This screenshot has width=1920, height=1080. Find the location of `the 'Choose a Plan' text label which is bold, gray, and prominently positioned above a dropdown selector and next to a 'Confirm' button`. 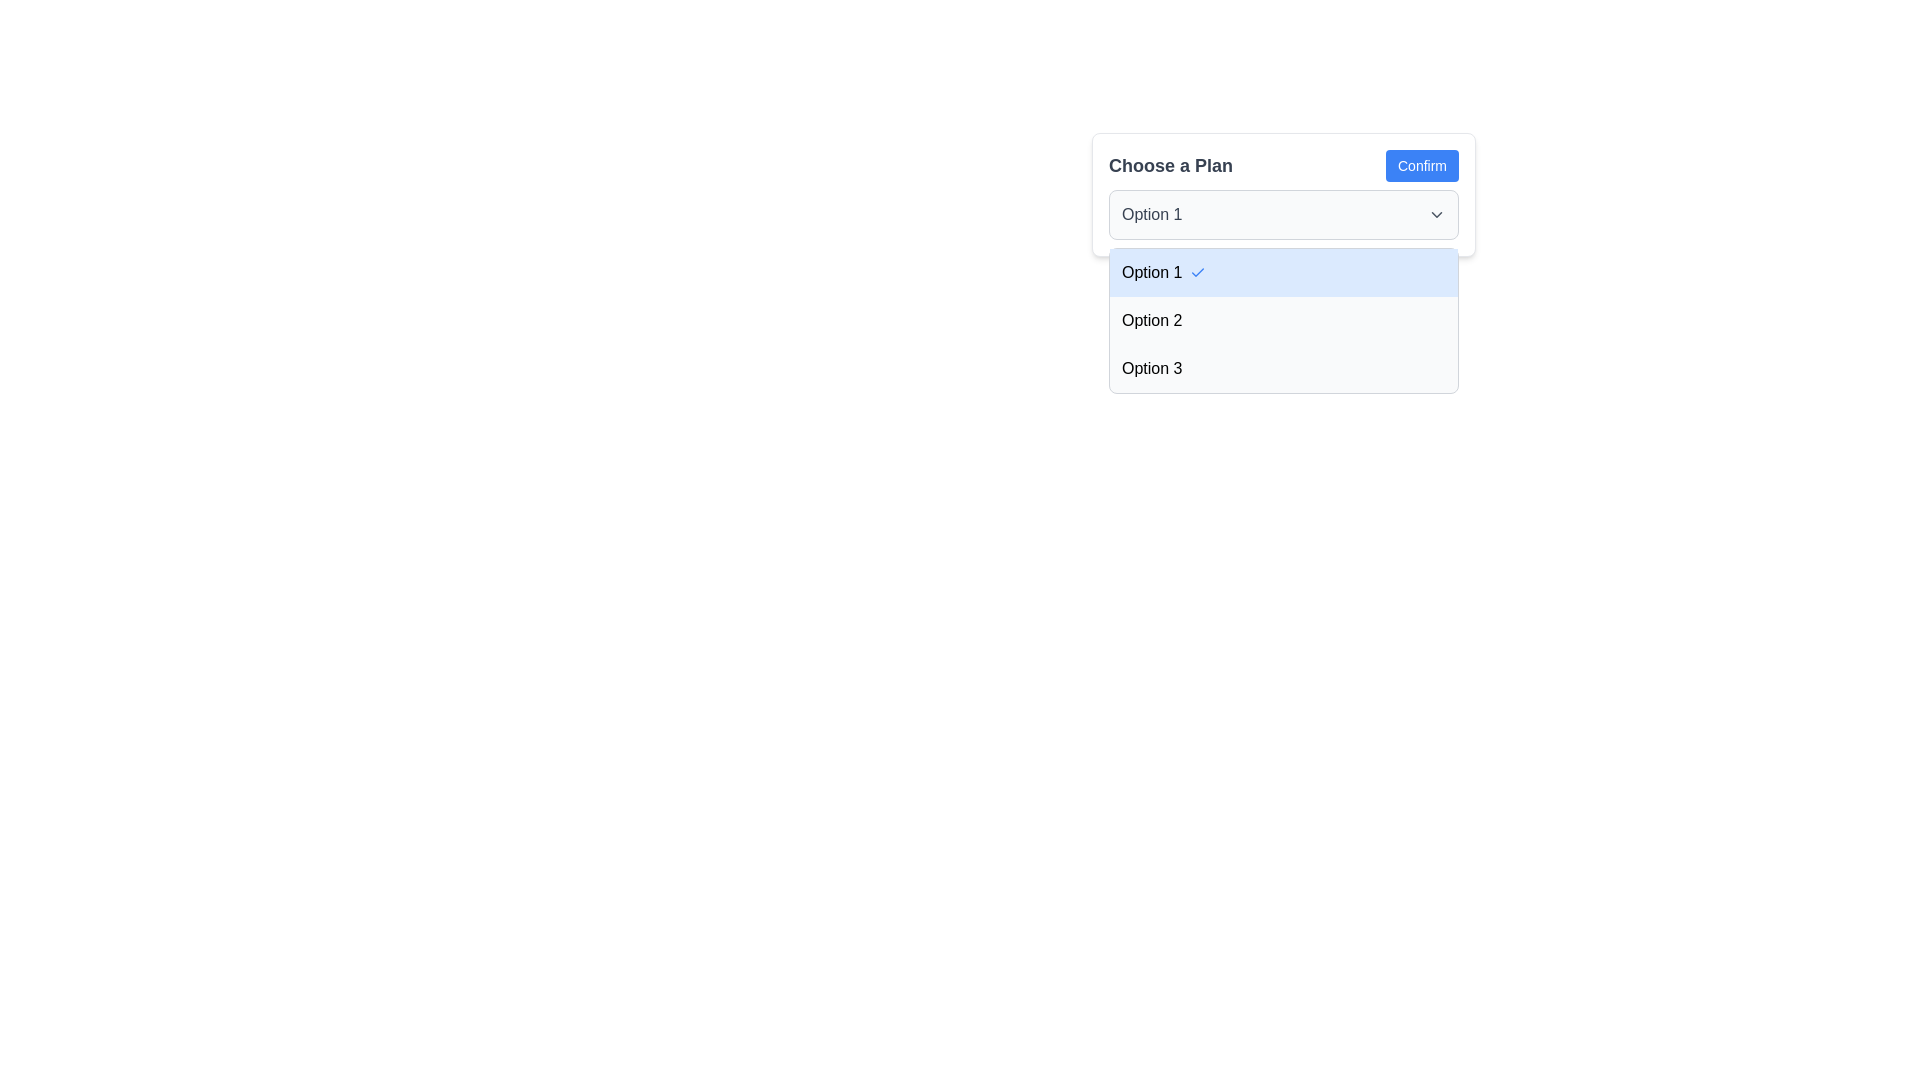

the 'Choose a Plan' text label which is bold, gray, and prominently positioned above a dropdown selector and next to a 'Confirm' button is located at coordinates (1171, 164).